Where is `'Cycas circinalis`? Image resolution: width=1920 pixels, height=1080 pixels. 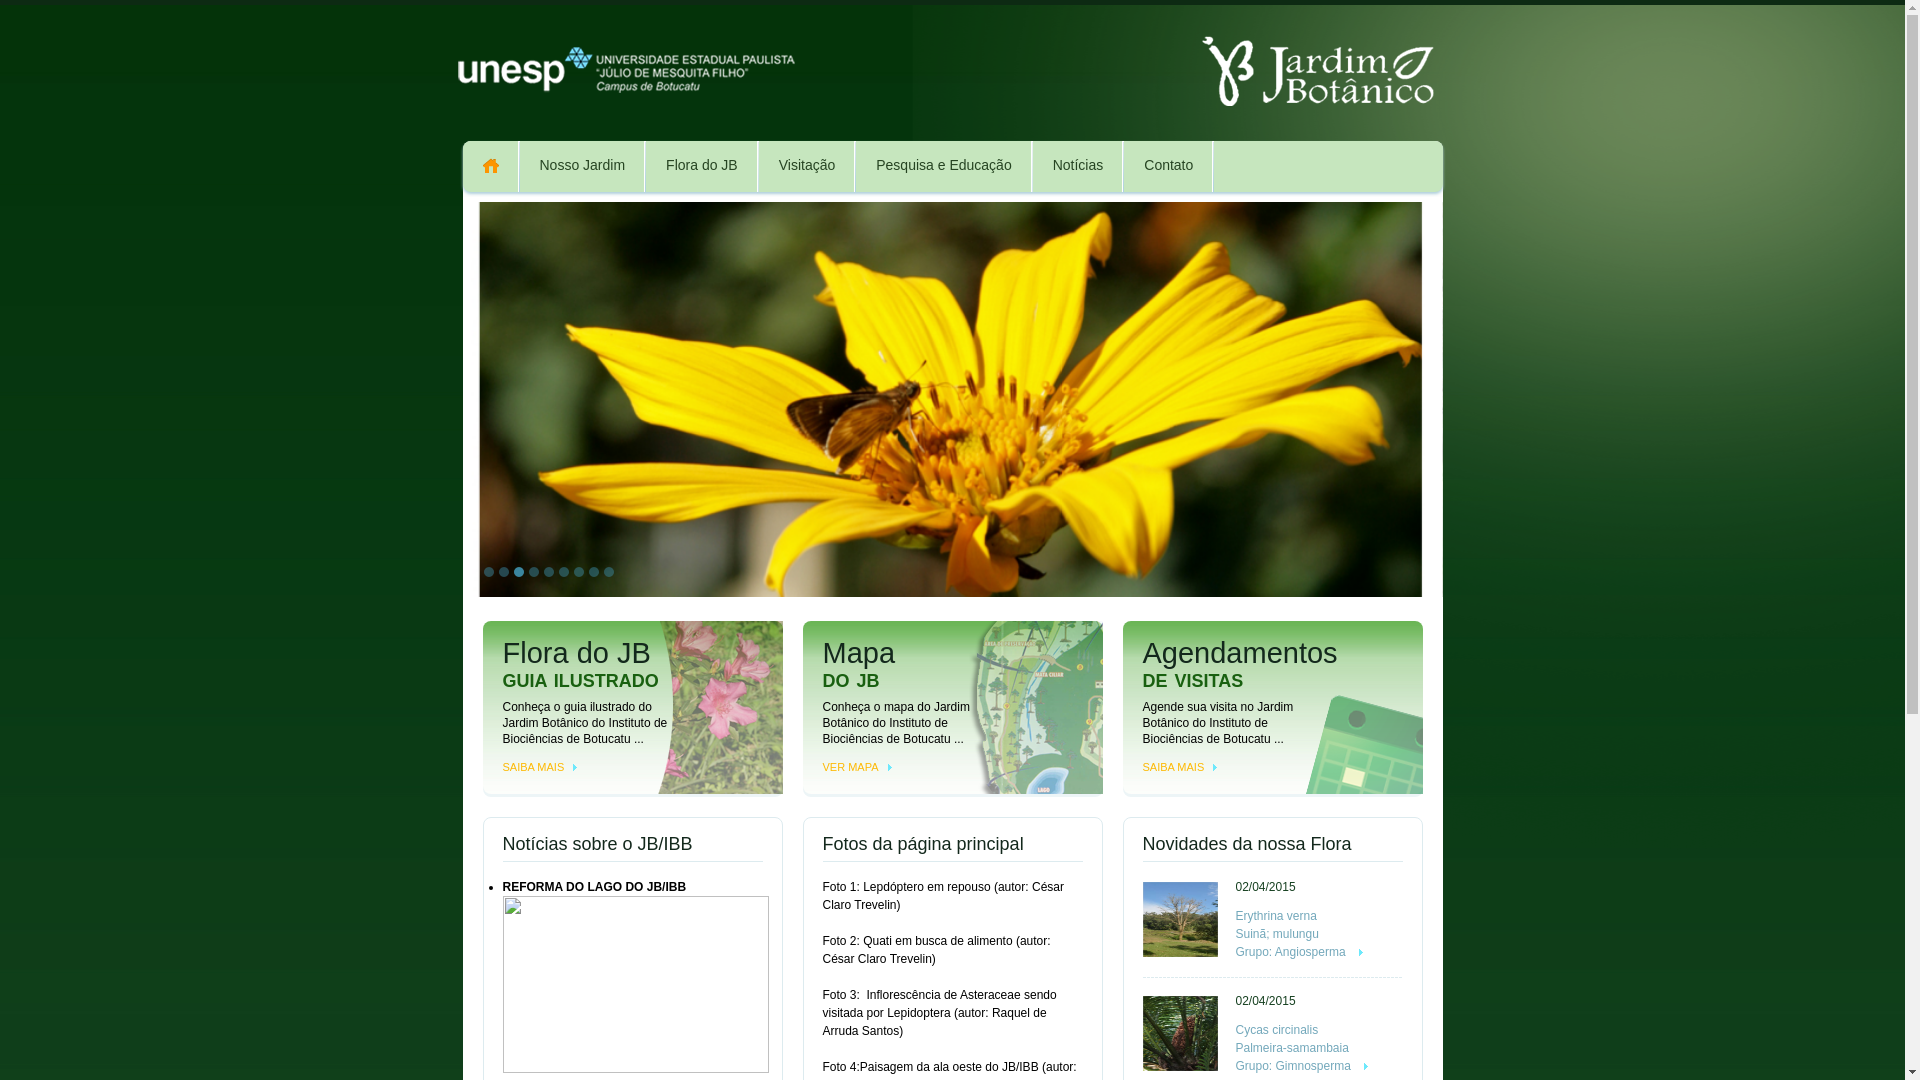
'Cycas circinalis is located at coordinates (1302, 1047).